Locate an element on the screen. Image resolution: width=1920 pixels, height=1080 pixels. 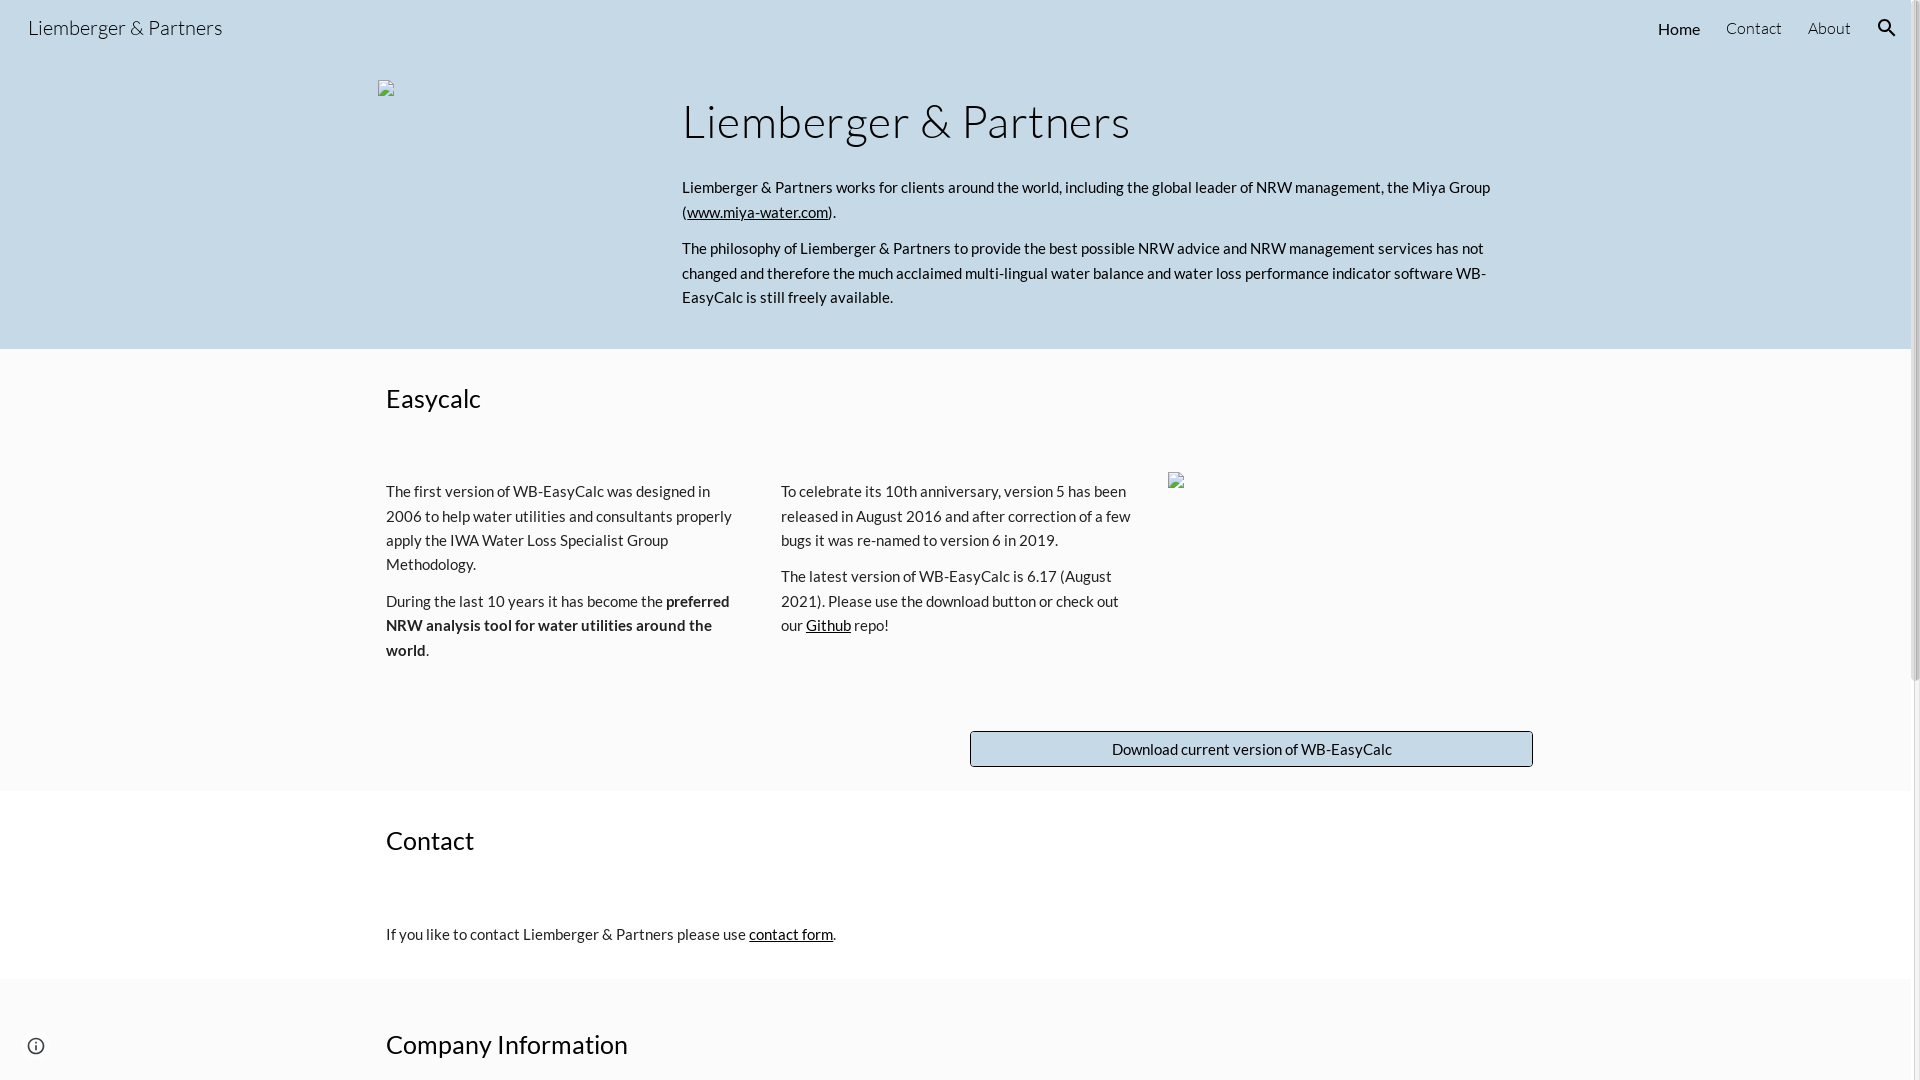
'contact form' is located at coordinates (790, 934).